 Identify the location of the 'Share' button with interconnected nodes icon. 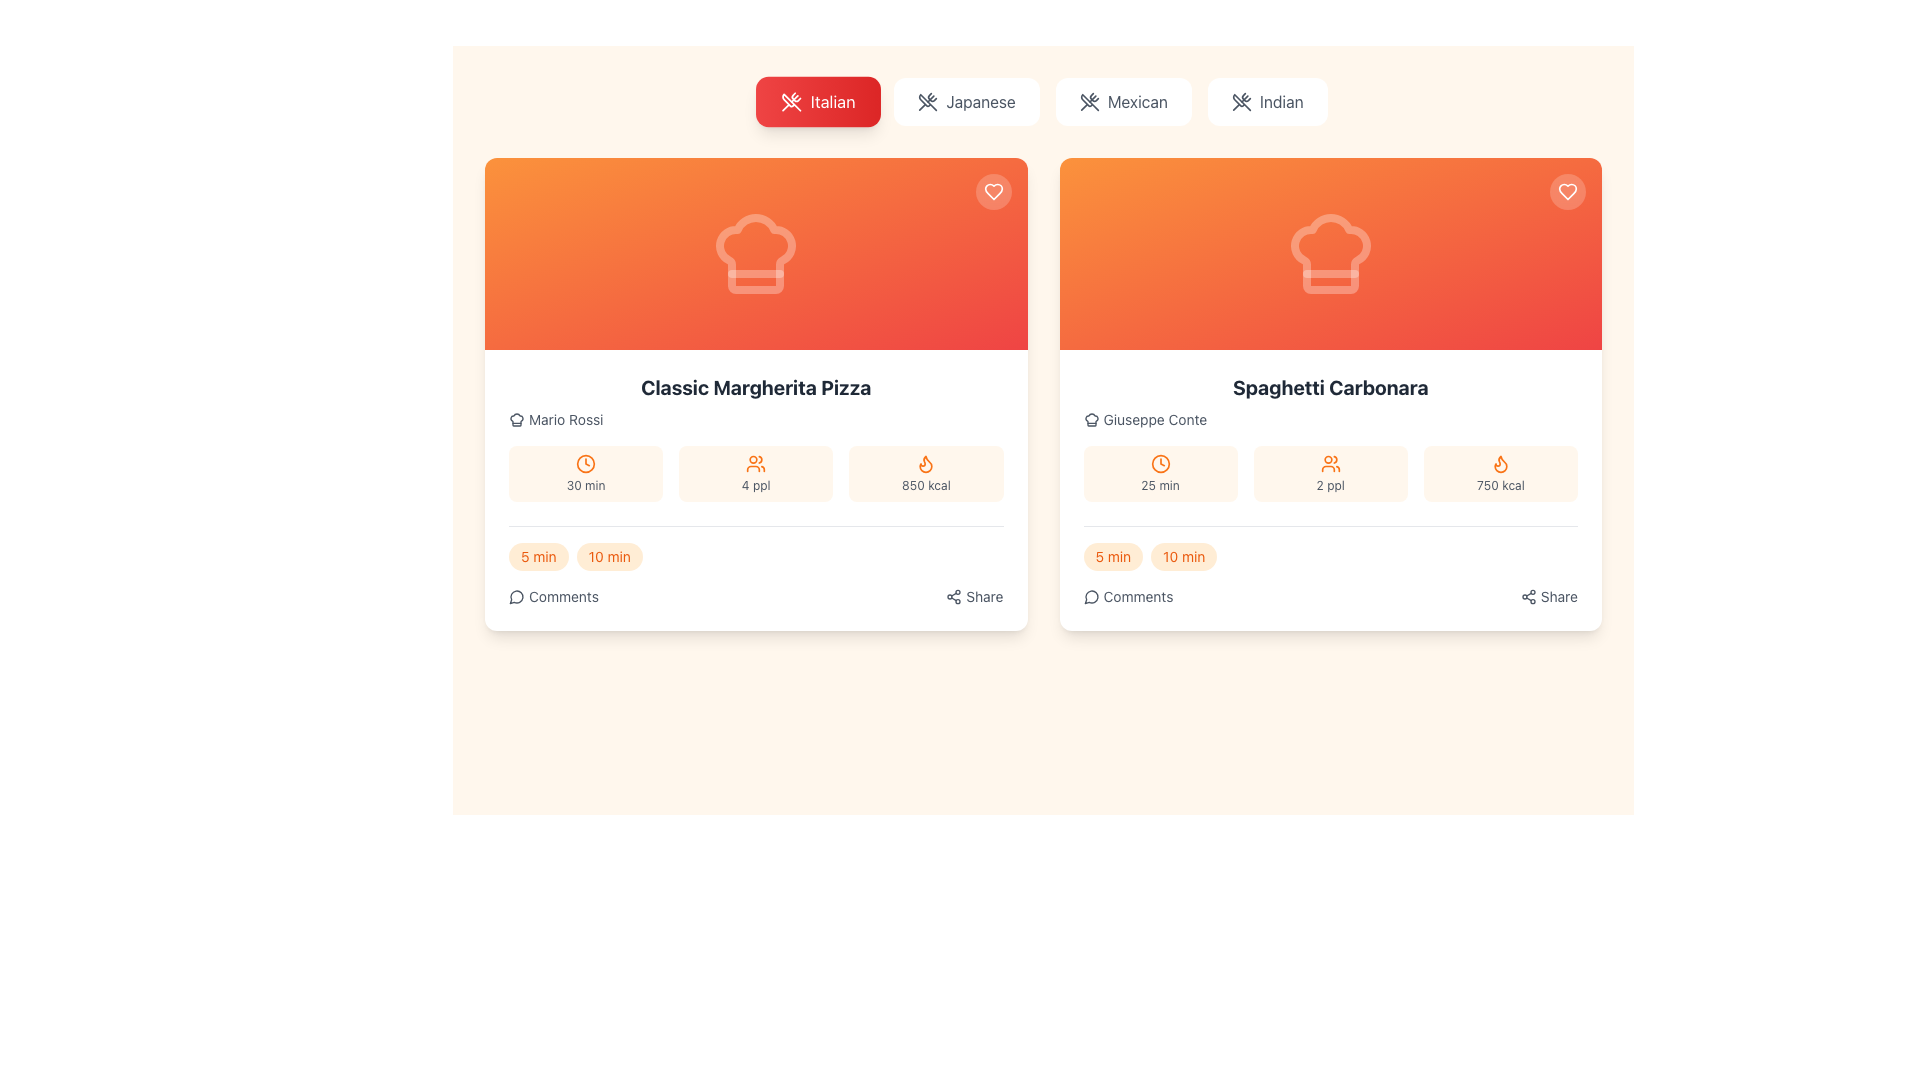
(1548, 596).